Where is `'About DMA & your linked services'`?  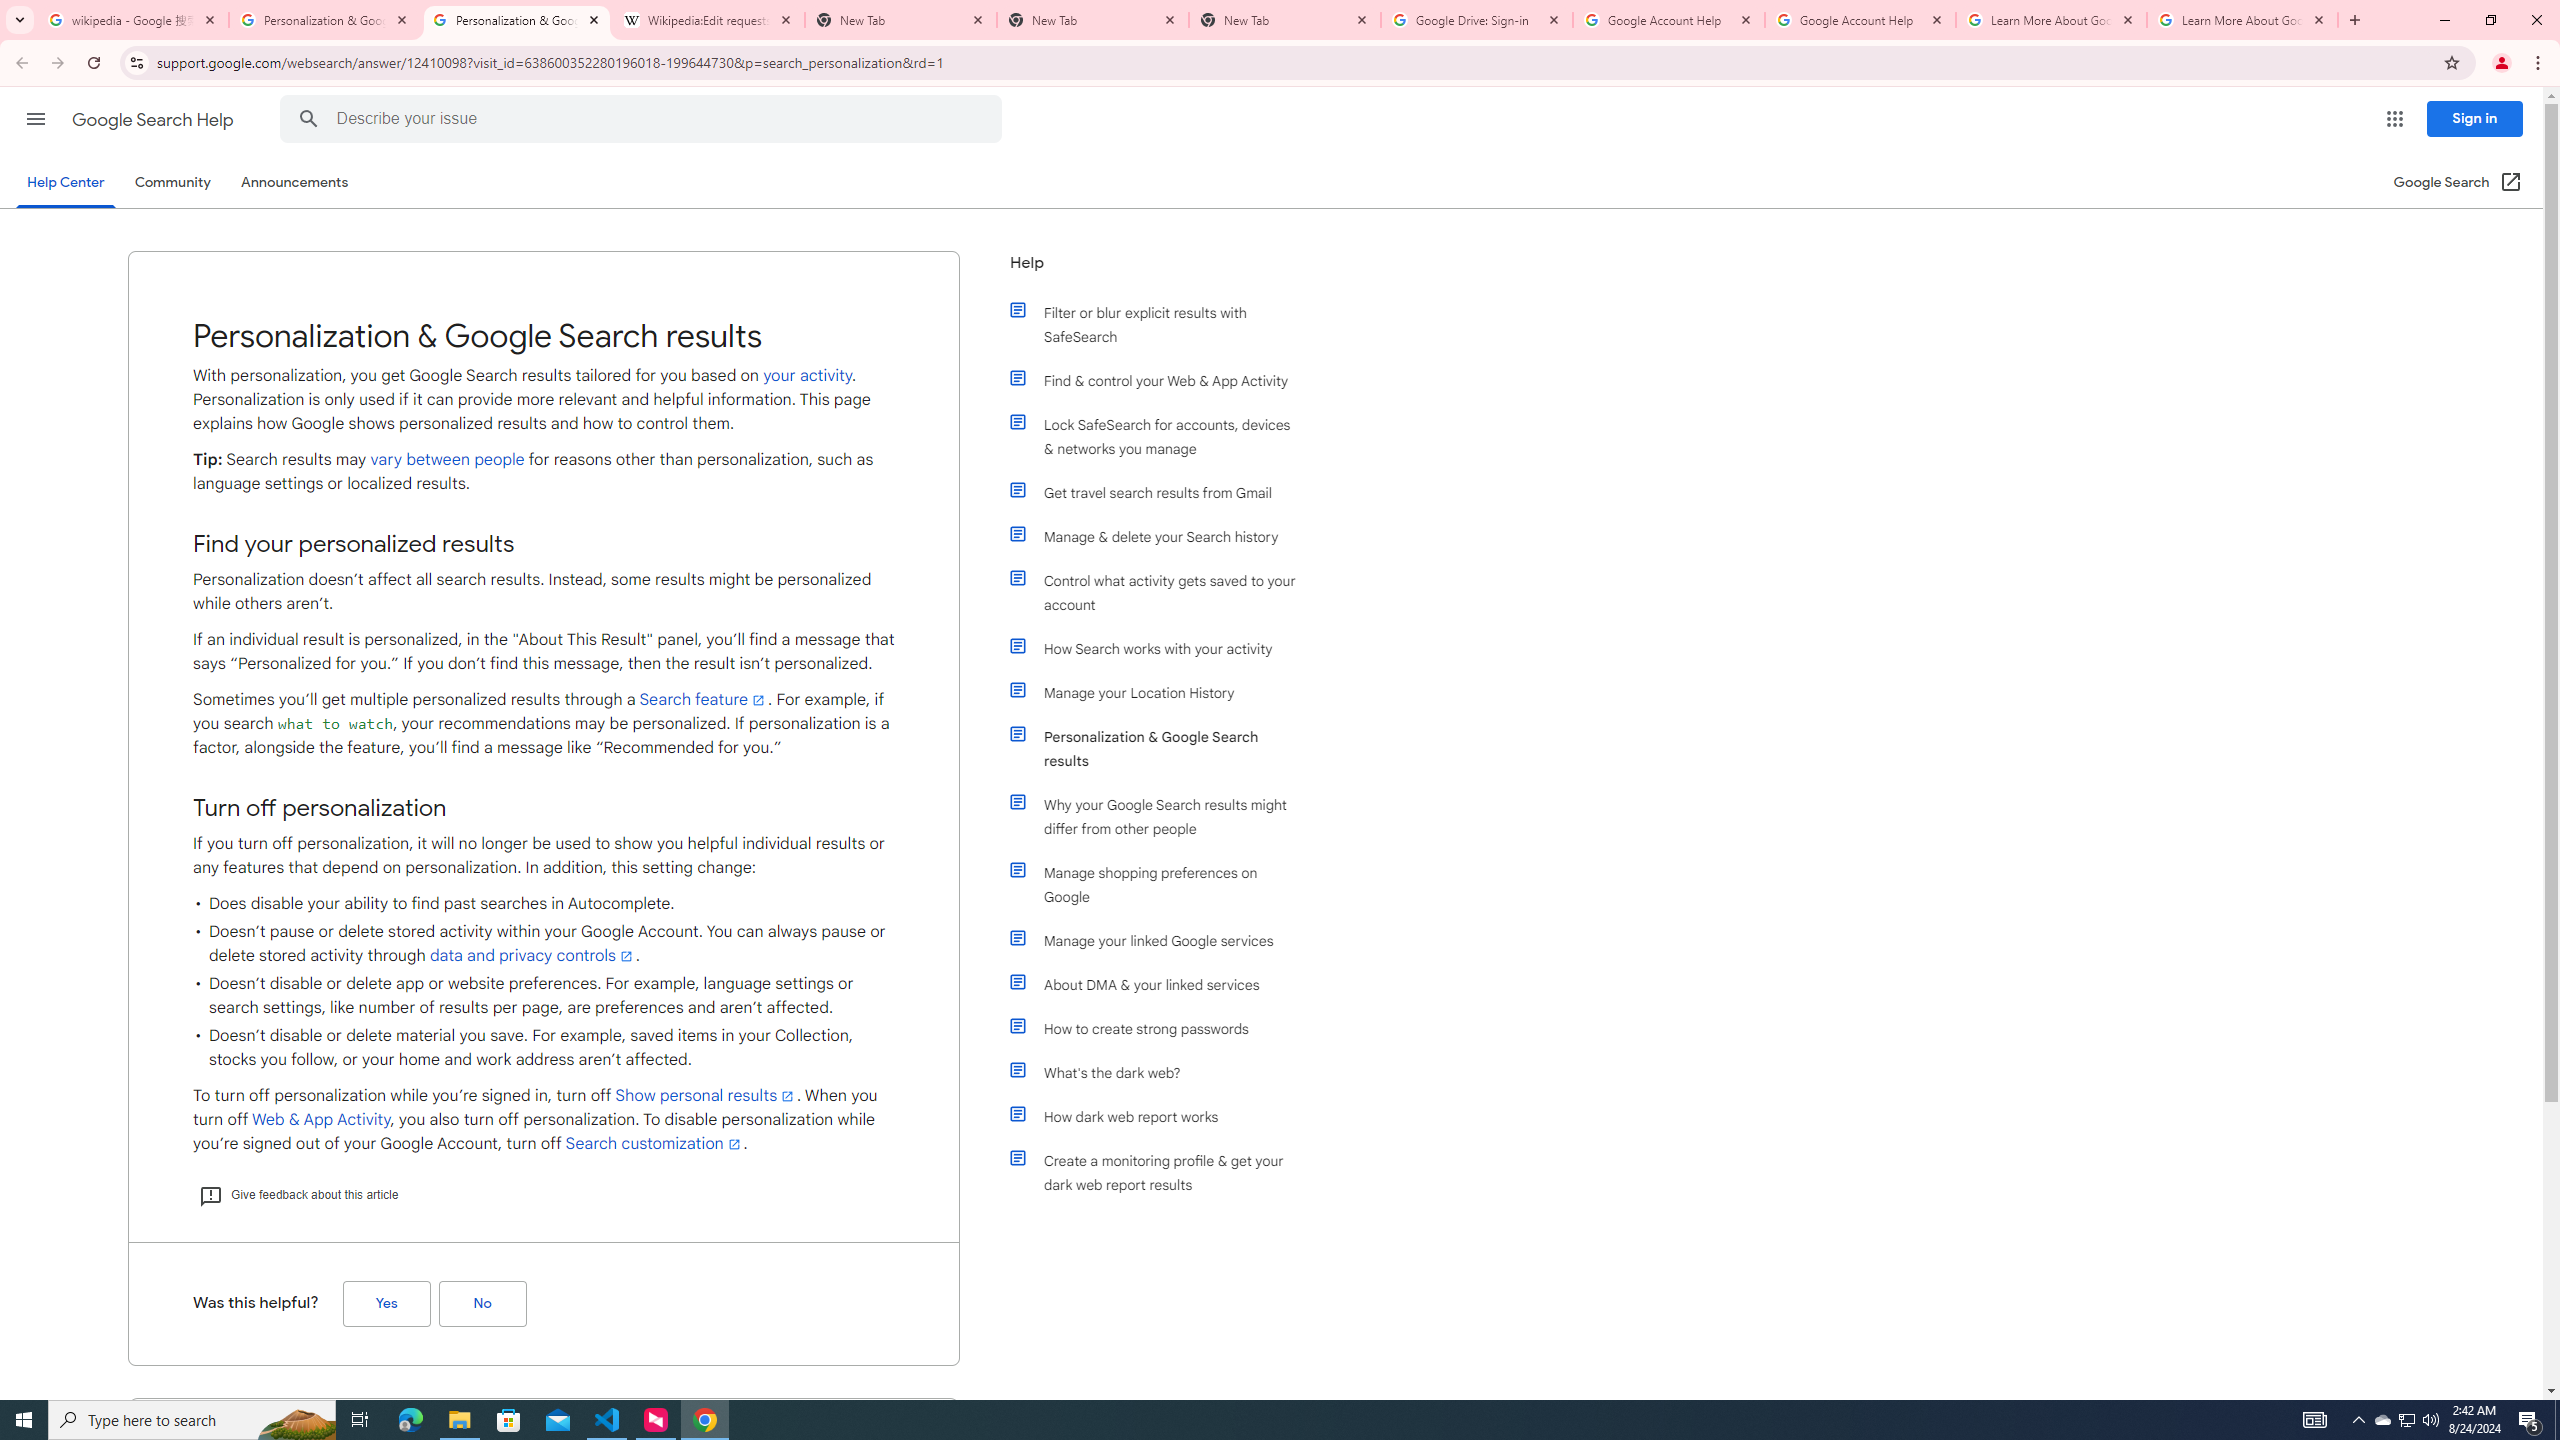
'About DMA & your linked services' is located at coordinates (1162, 984).